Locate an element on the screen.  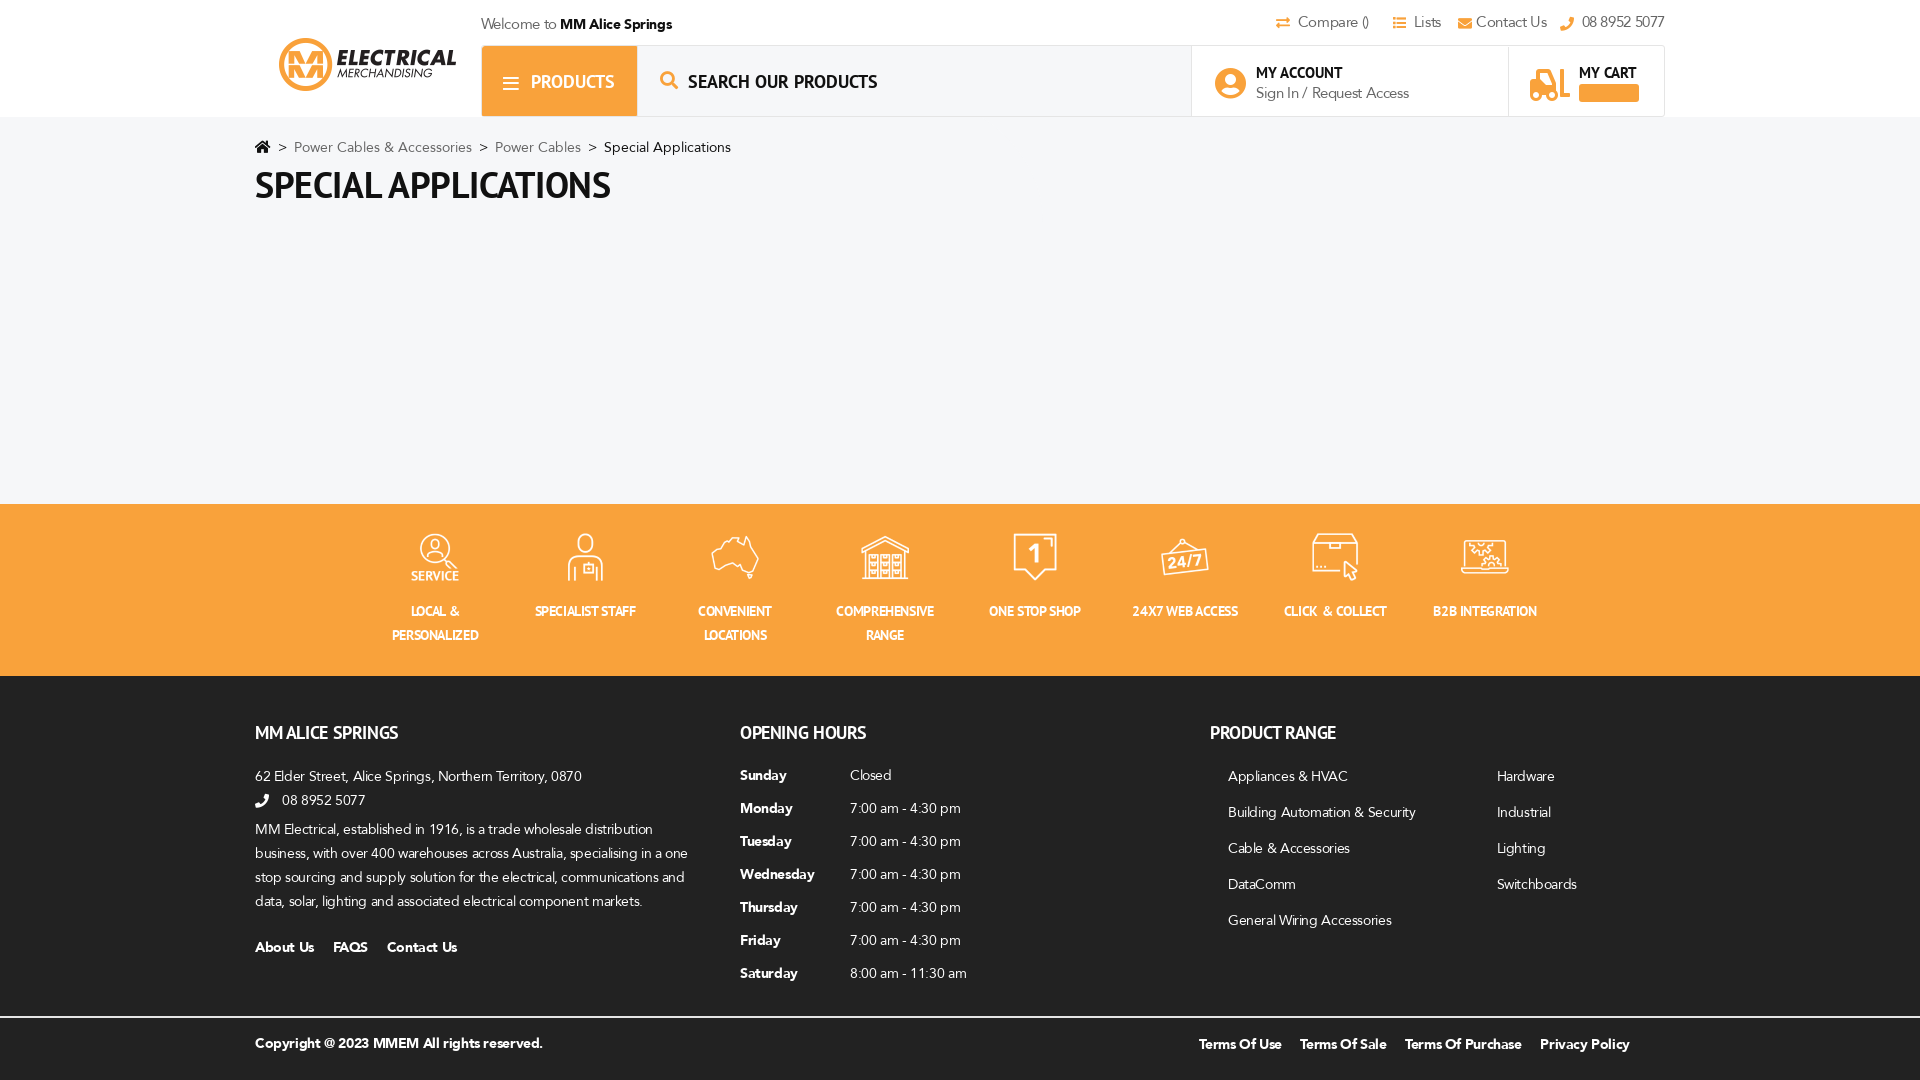
'Comprehensive range' is located at coordinates (883, 555).